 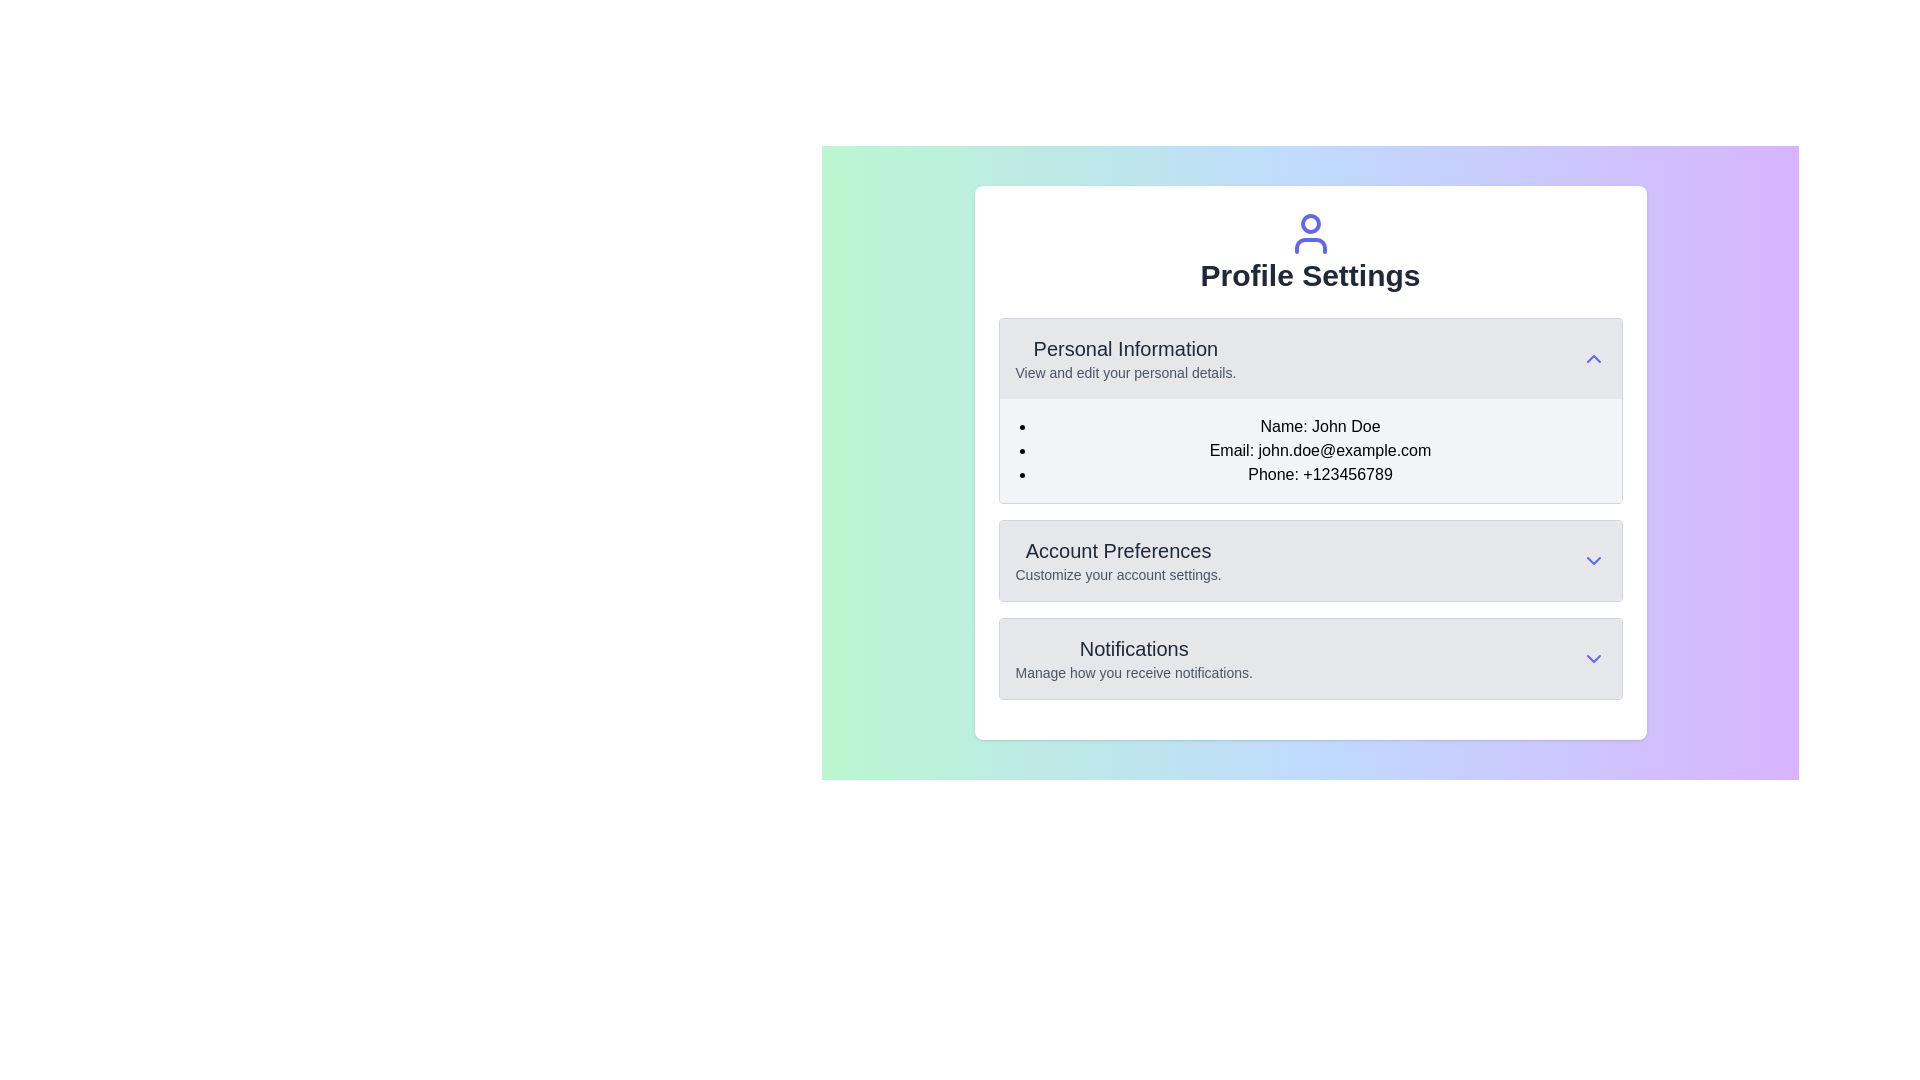 I want to click on the static text element displaying the contact phone number located in the 'Personal Information' section of the 'Profile Settings' page, so click(x=1320, y=474).